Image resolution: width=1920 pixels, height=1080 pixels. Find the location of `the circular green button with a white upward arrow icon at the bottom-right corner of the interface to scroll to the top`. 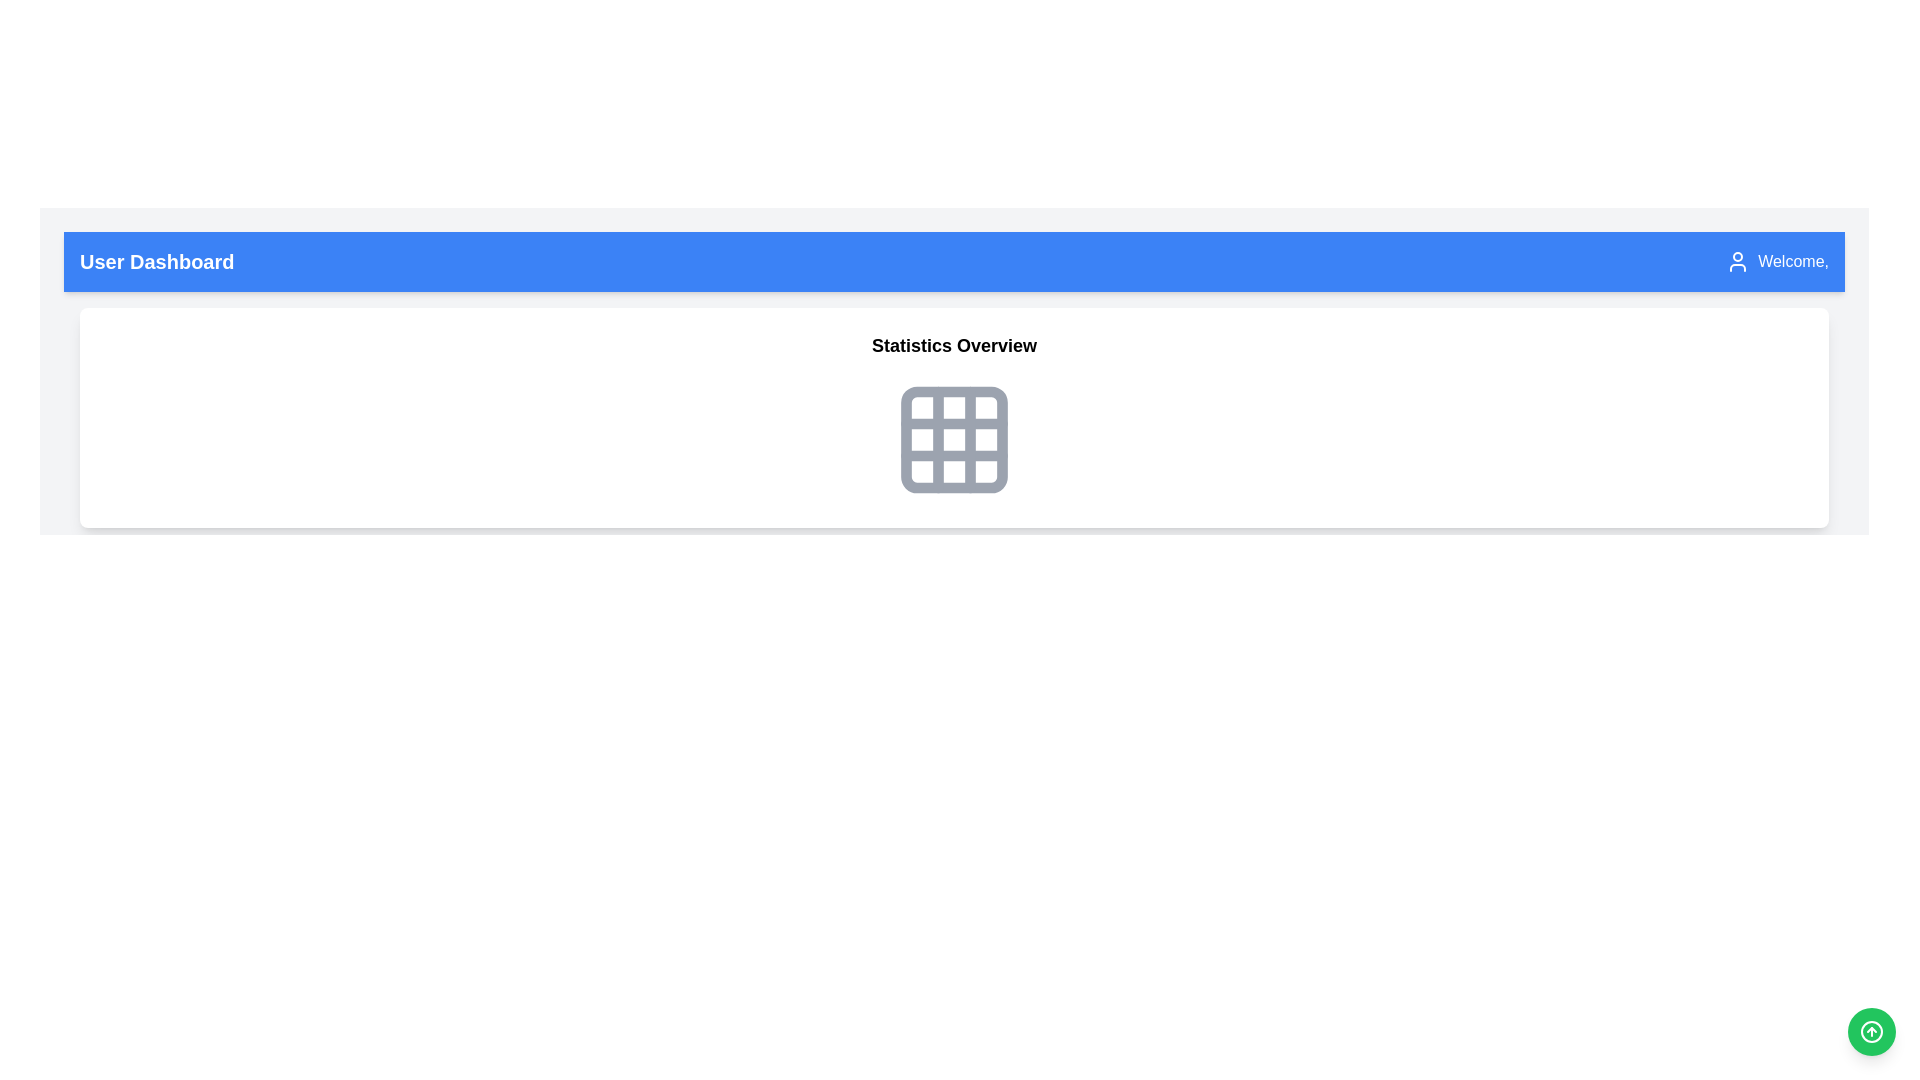

the circular green button with a white upward arrow icon at the bottom-right corner of the interface to scroll to the top is located at coordinates (1871, 1032).